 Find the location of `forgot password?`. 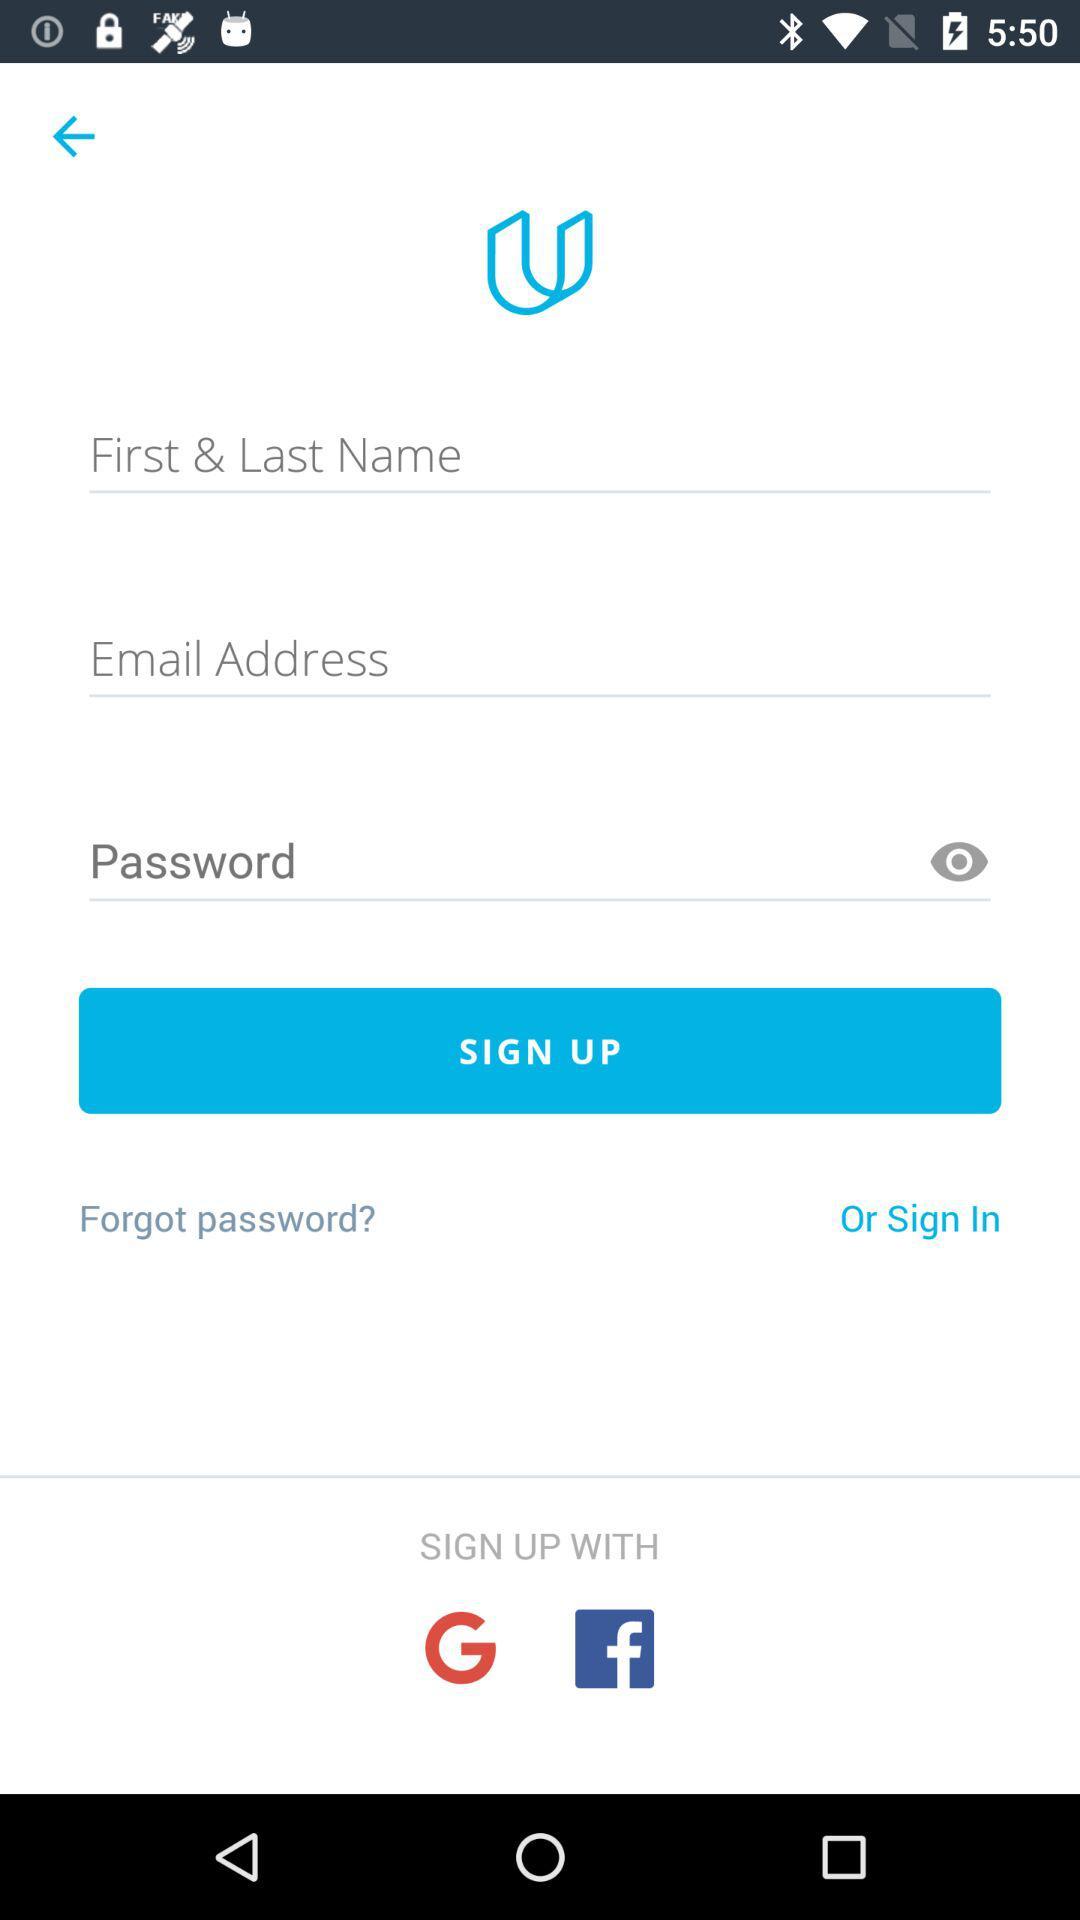

forgot password? is located at coordinates (226, 1216).